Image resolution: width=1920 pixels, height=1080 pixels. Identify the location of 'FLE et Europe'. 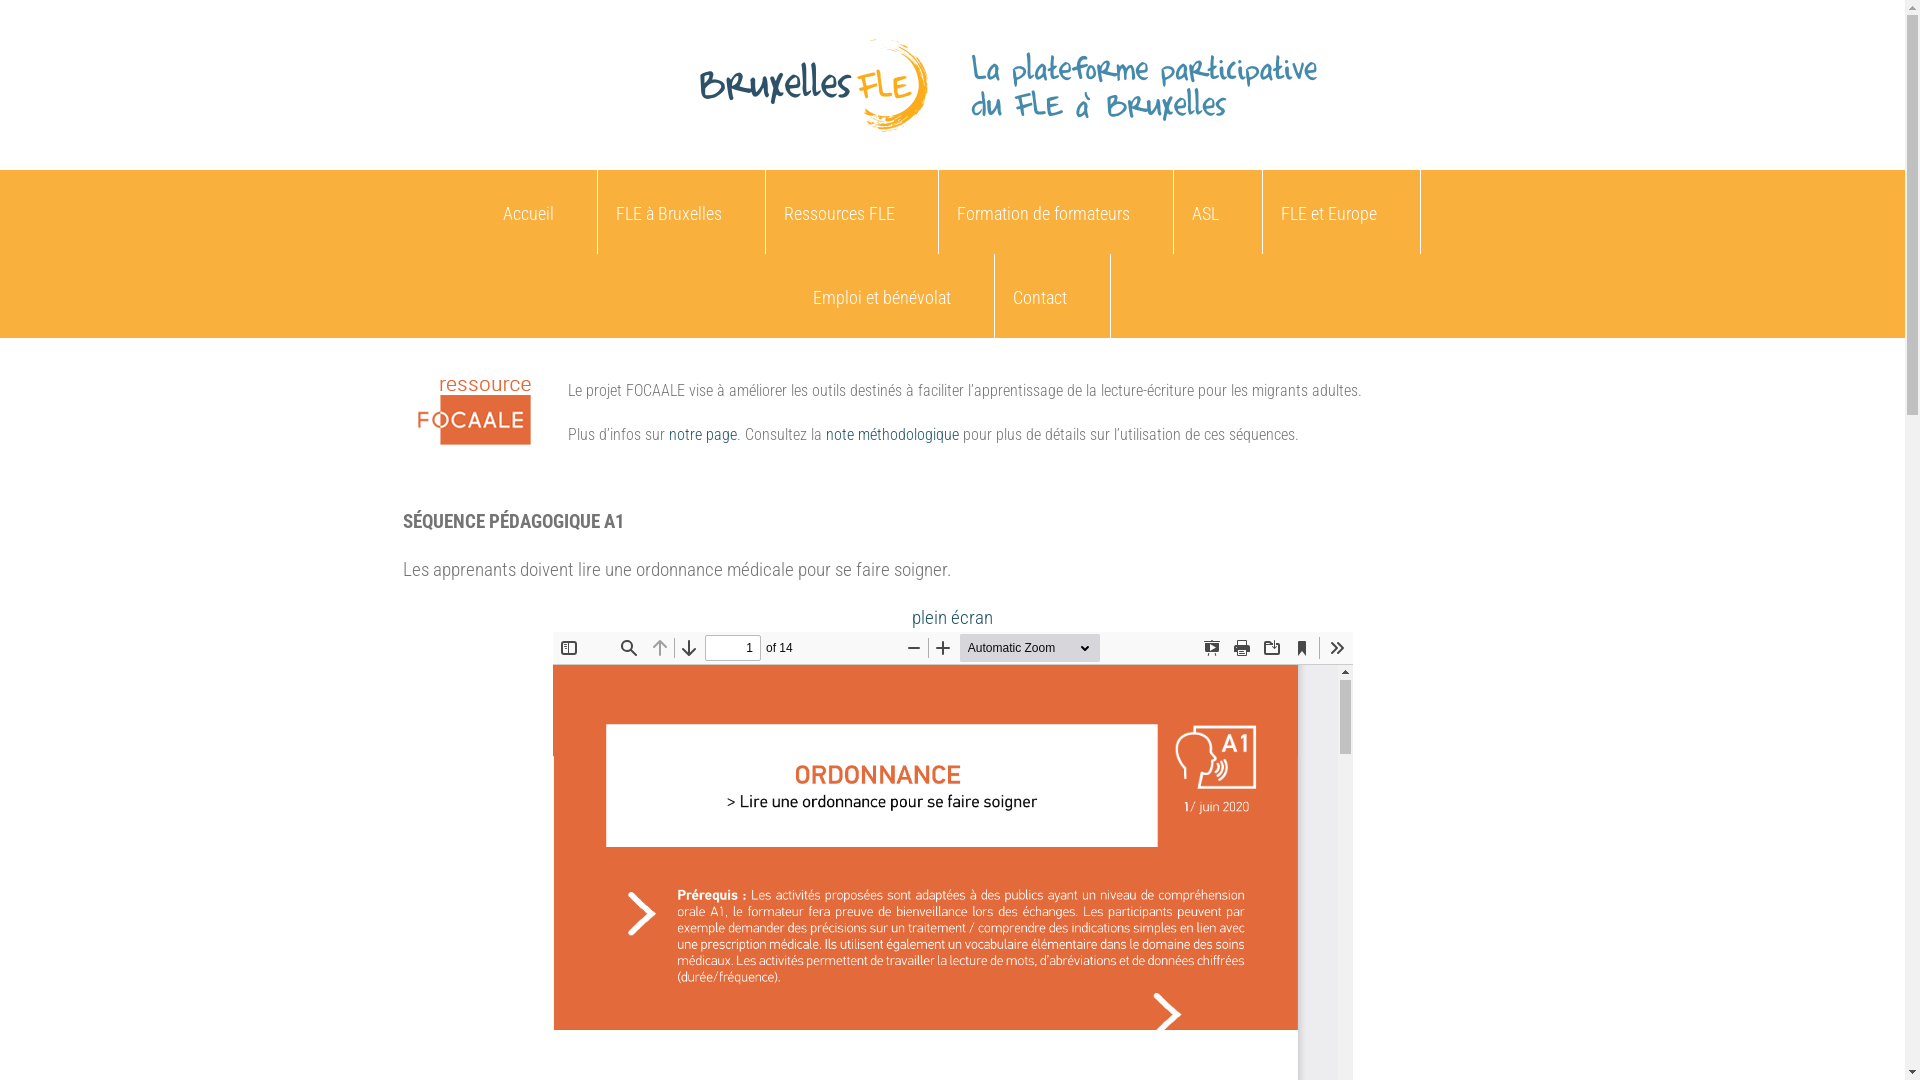
(1328, 212).